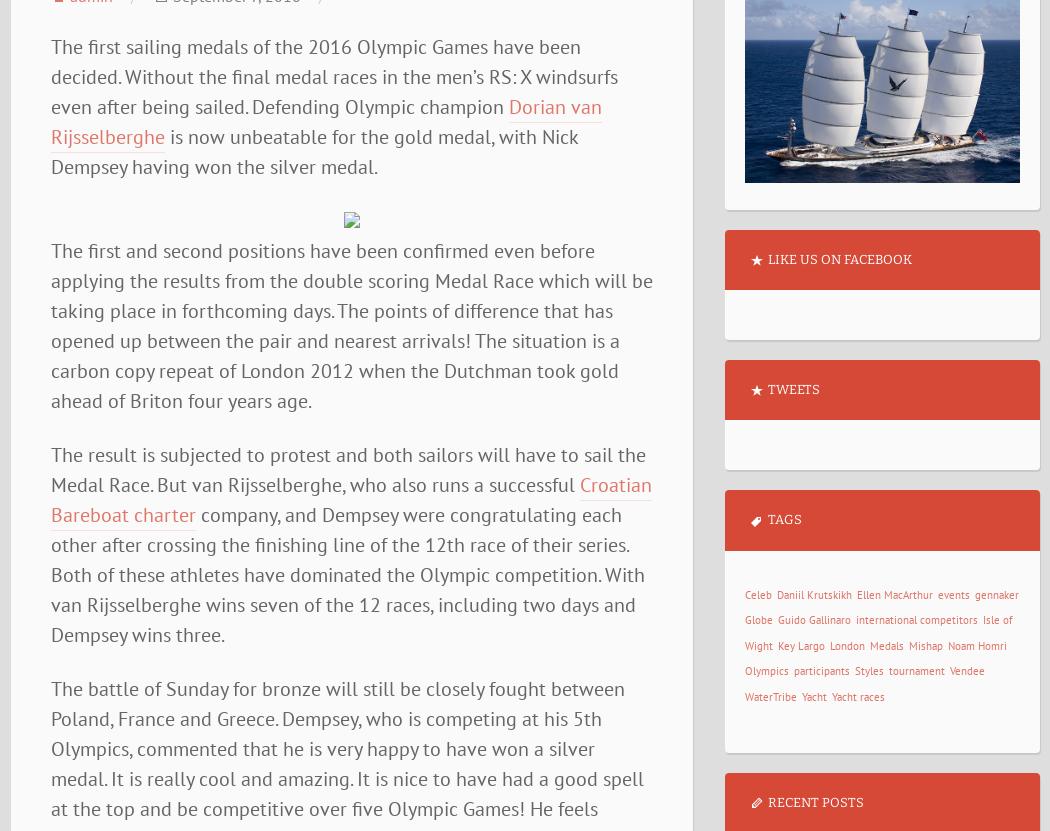 This screenshot has width=1050, height=831. I want to click on 'Medals', so click(884, 644).